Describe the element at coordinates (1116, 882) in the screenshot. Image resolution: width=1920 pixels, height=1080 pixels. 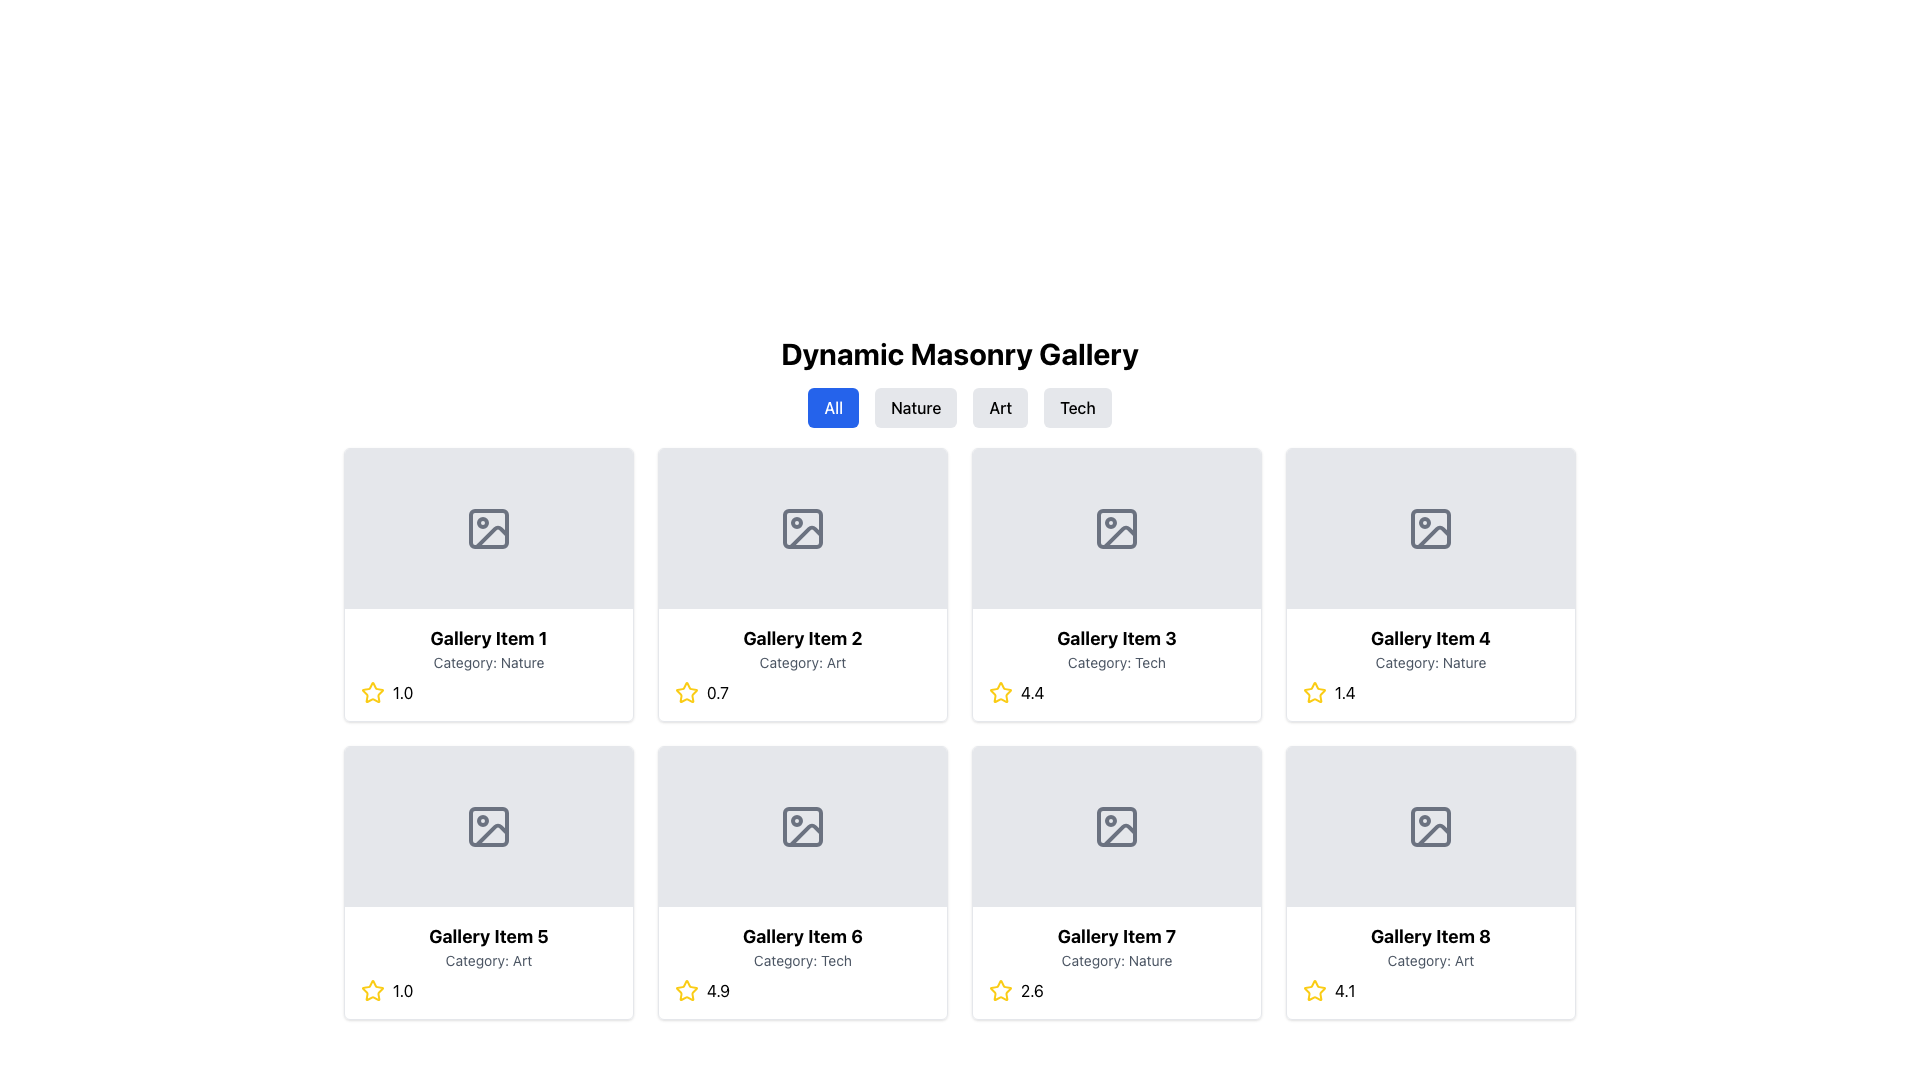
I see `to select the Gallery Item Card, which is the seventh item in the gallery grid located on the second row and third column` at that location.